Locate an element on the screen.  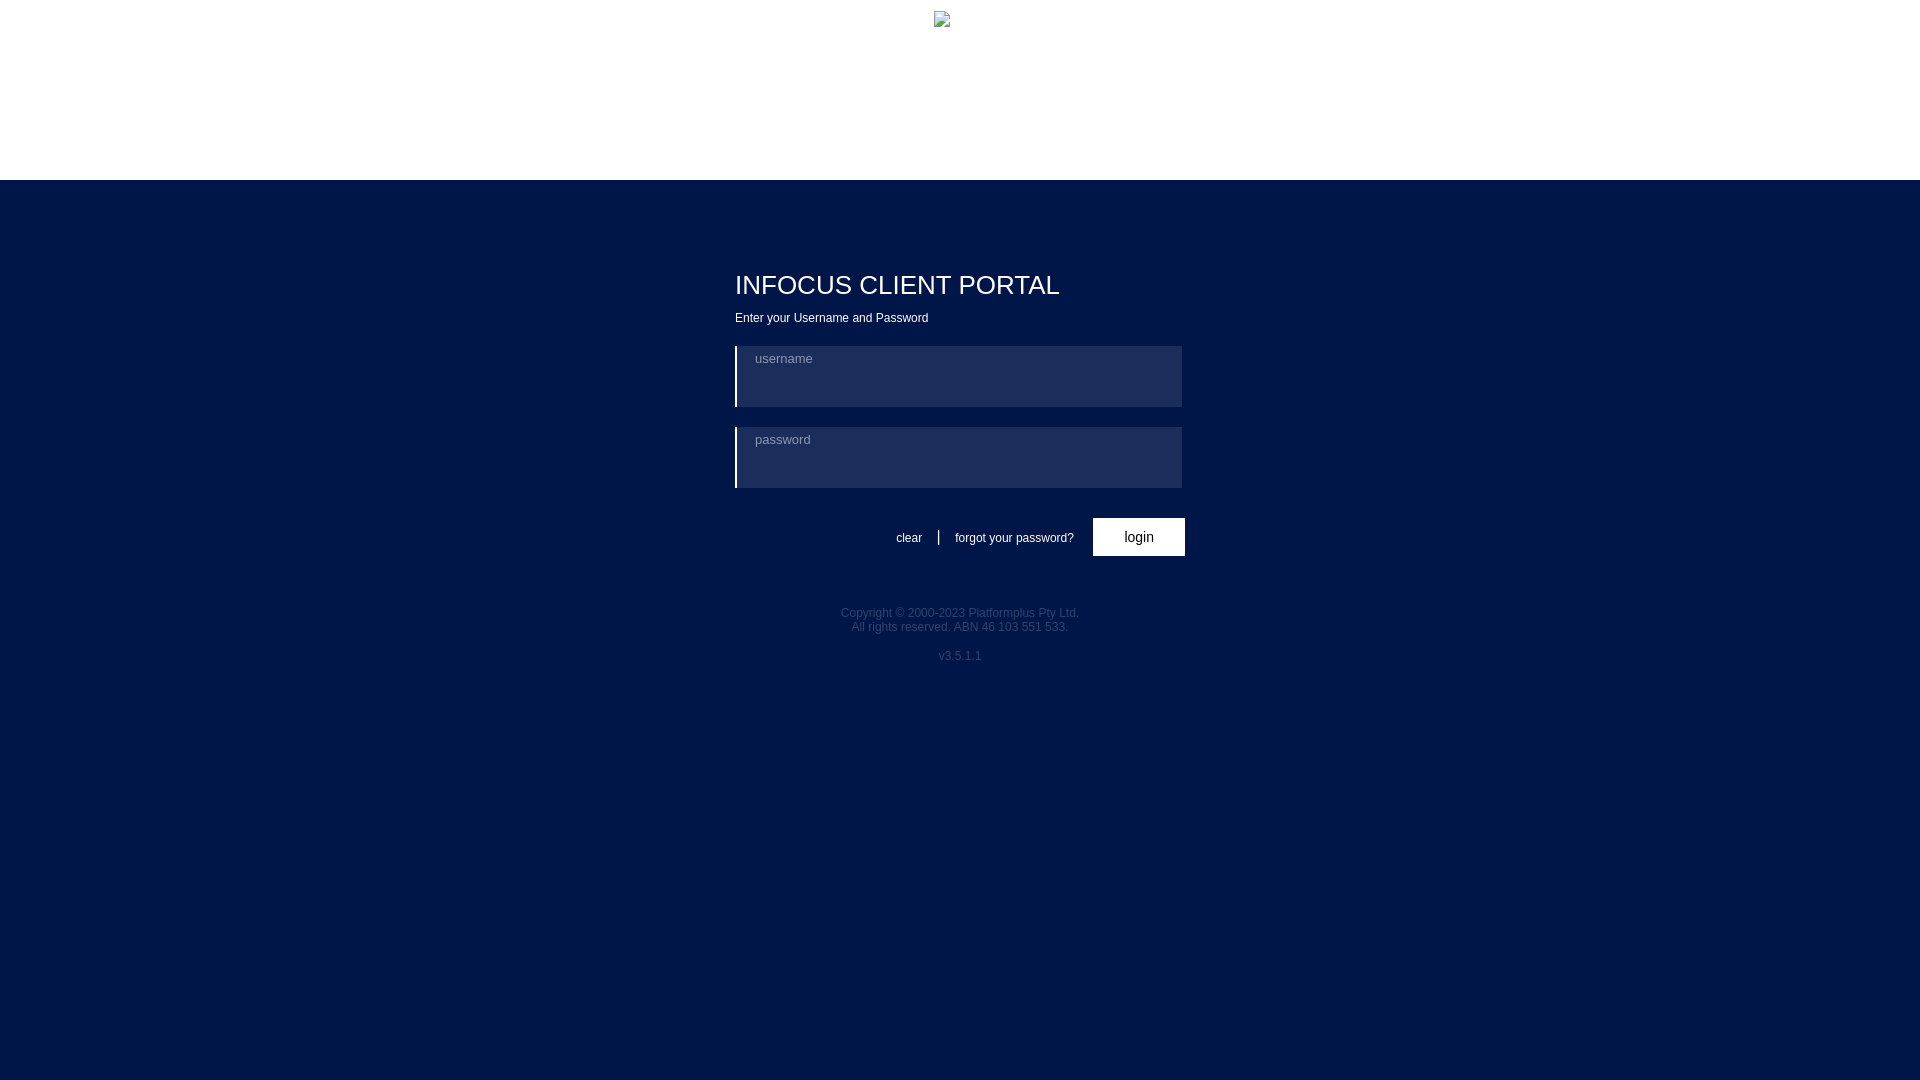
'forgot your password?' is located at coordinates (1014, 537).